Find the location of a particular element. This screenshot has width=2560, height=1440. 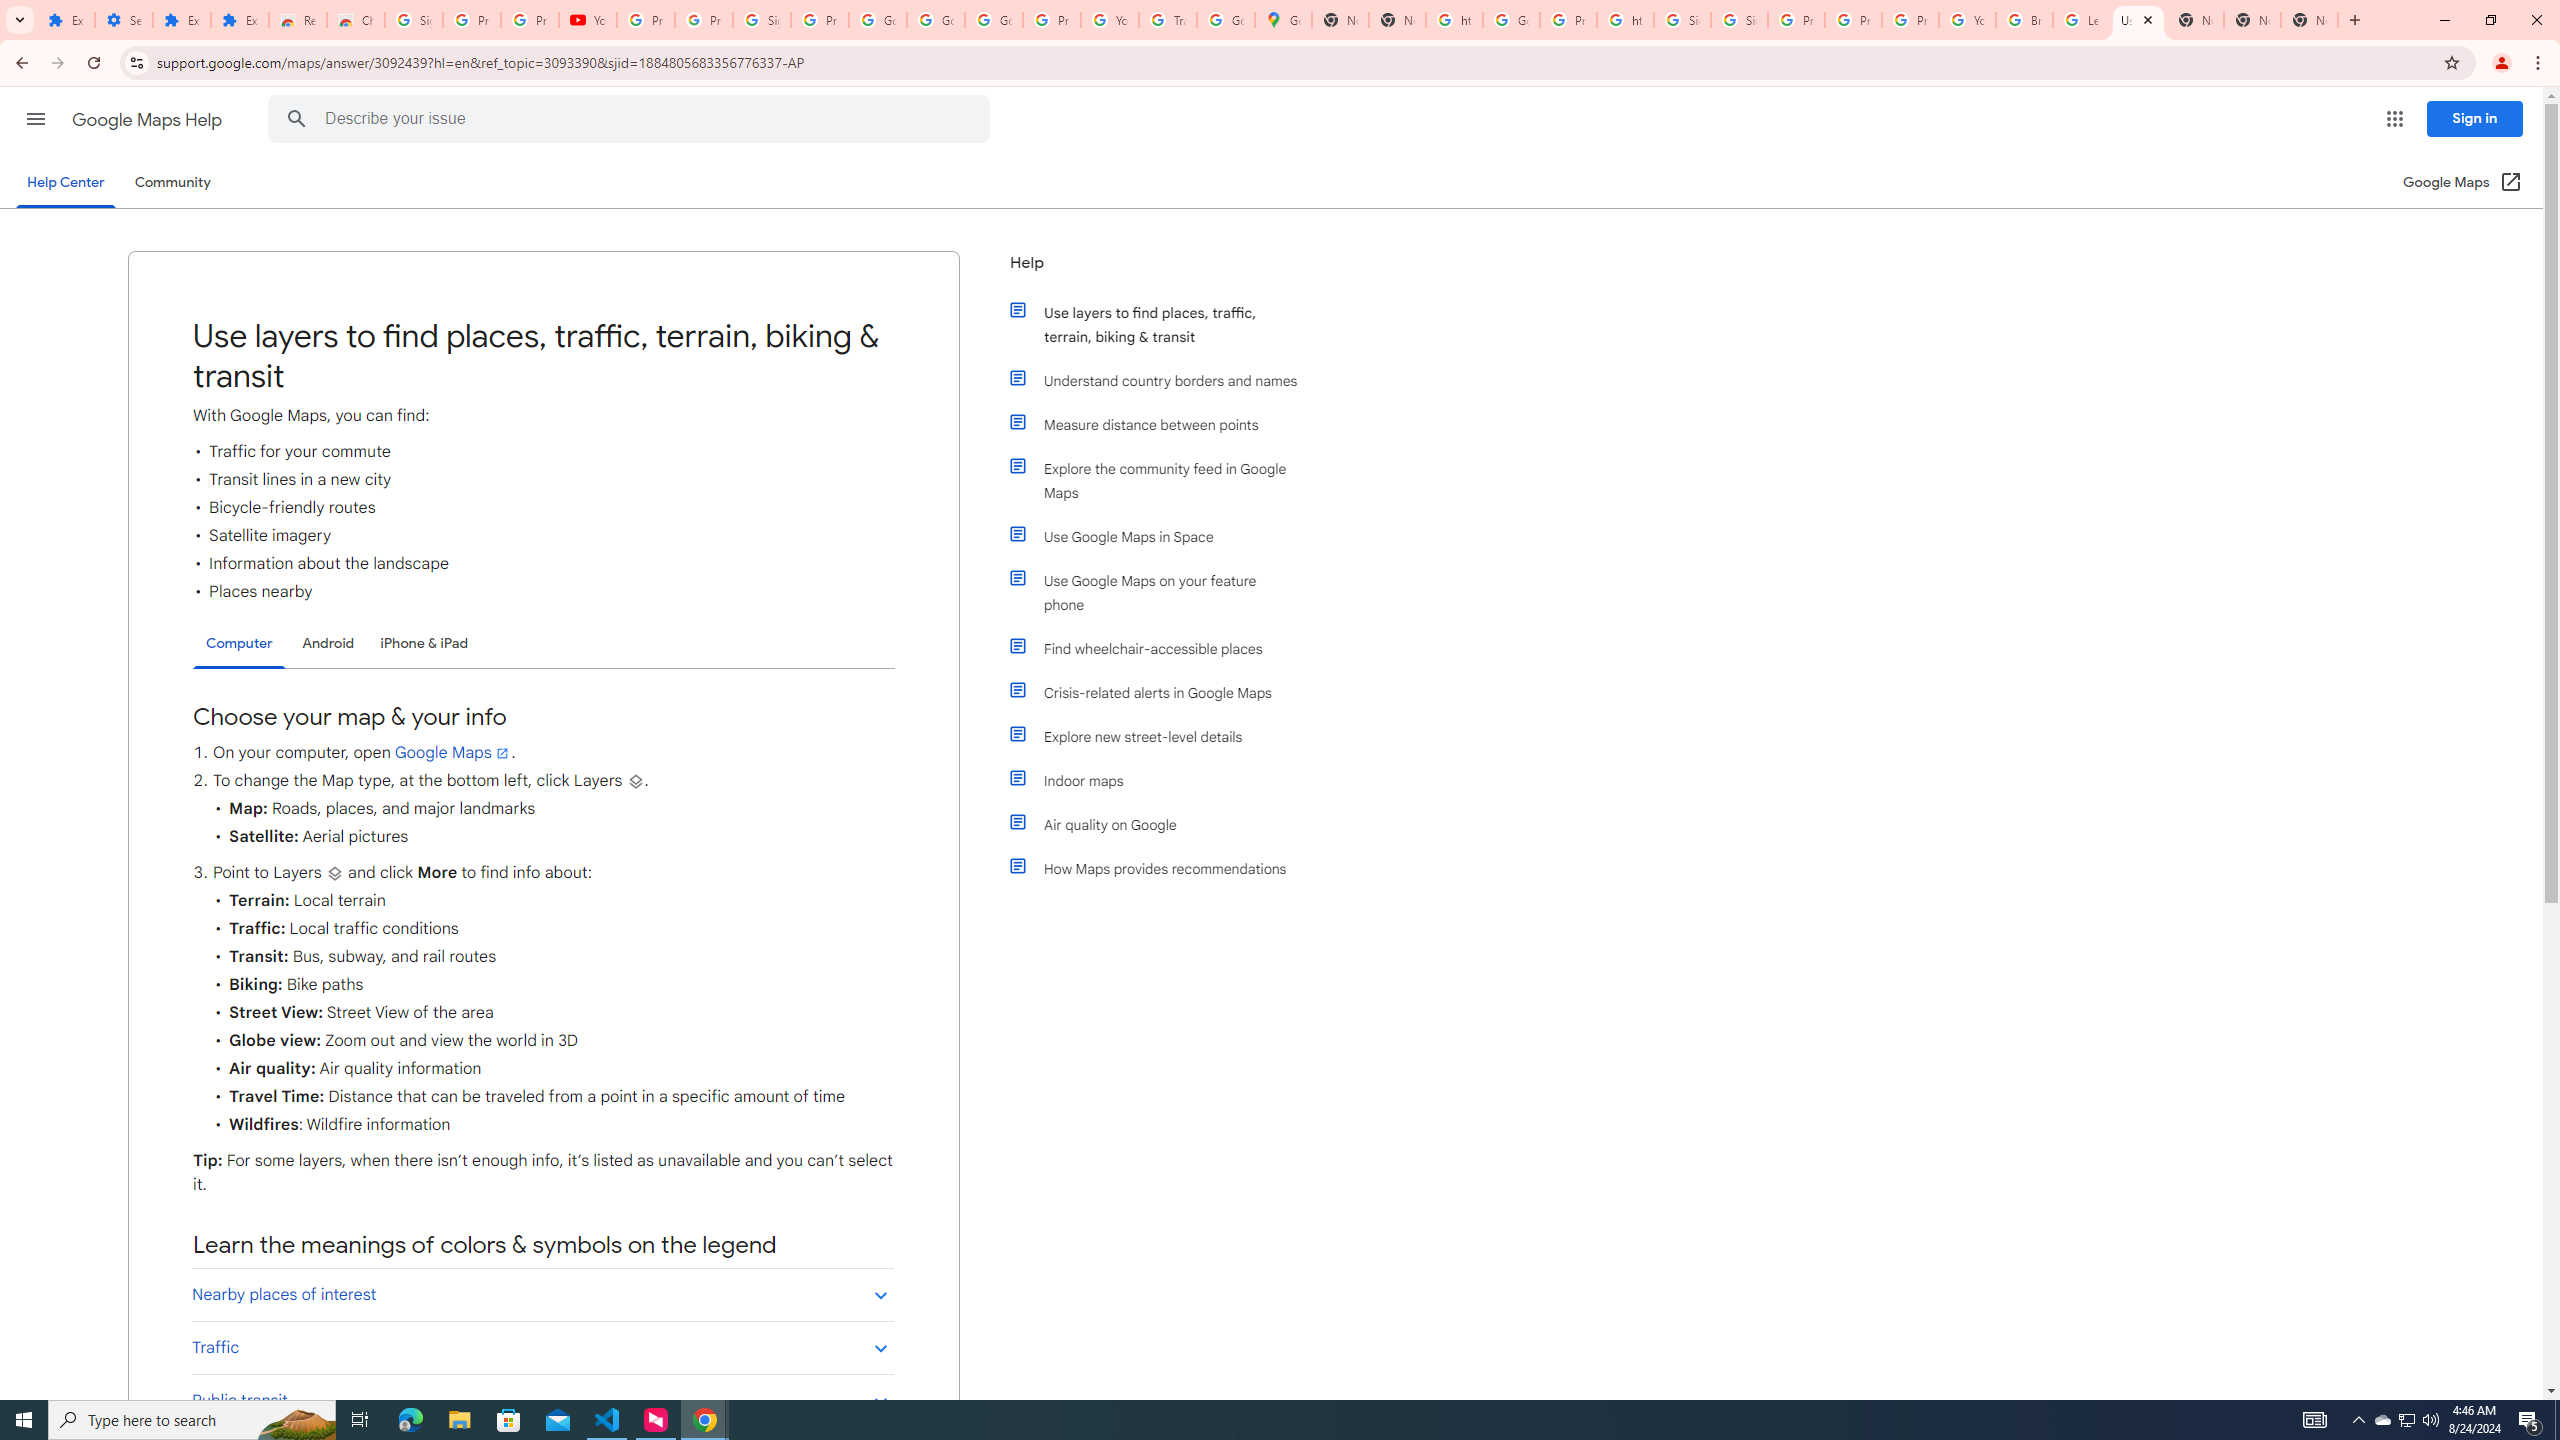

'New Tab' is located at coordinates (2352, 19).